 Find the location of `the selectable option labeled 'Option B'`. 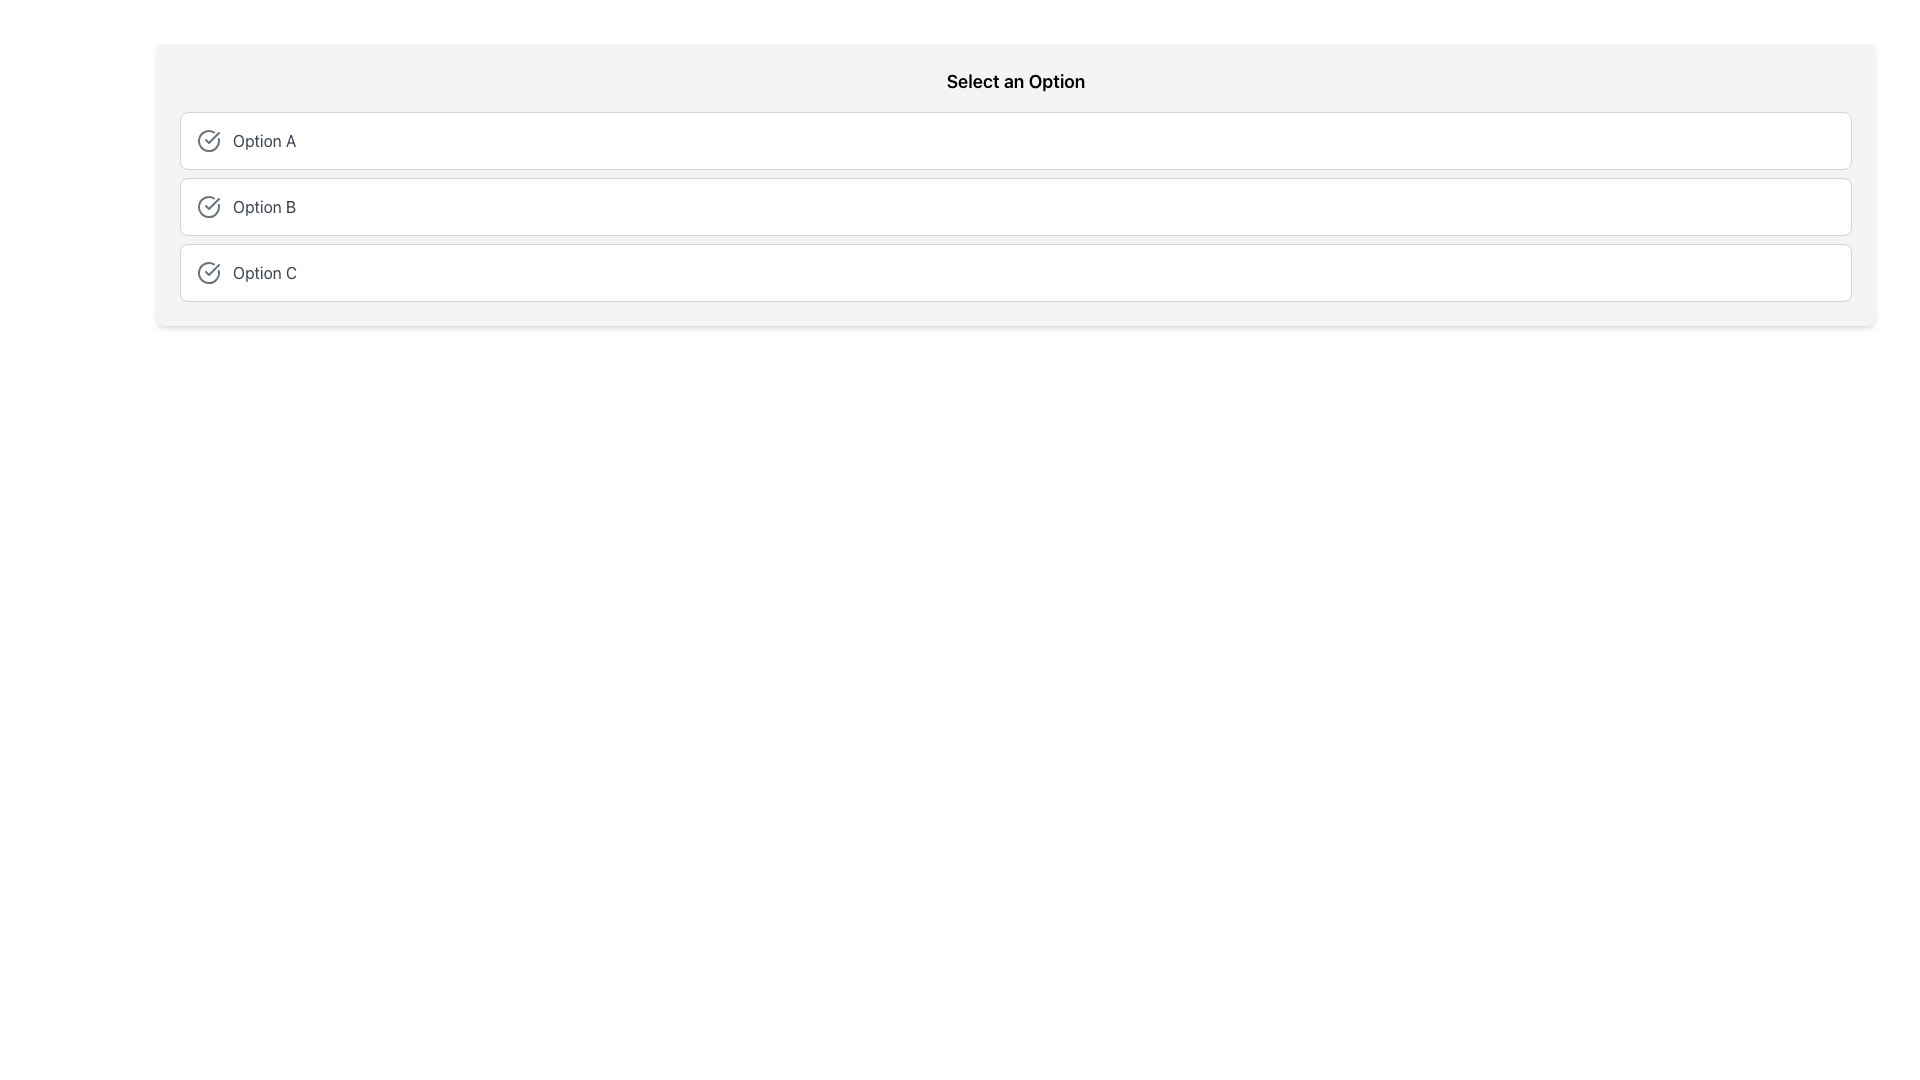

the selectable option labeled 'Option B' is located at coordinates (1016, 207).